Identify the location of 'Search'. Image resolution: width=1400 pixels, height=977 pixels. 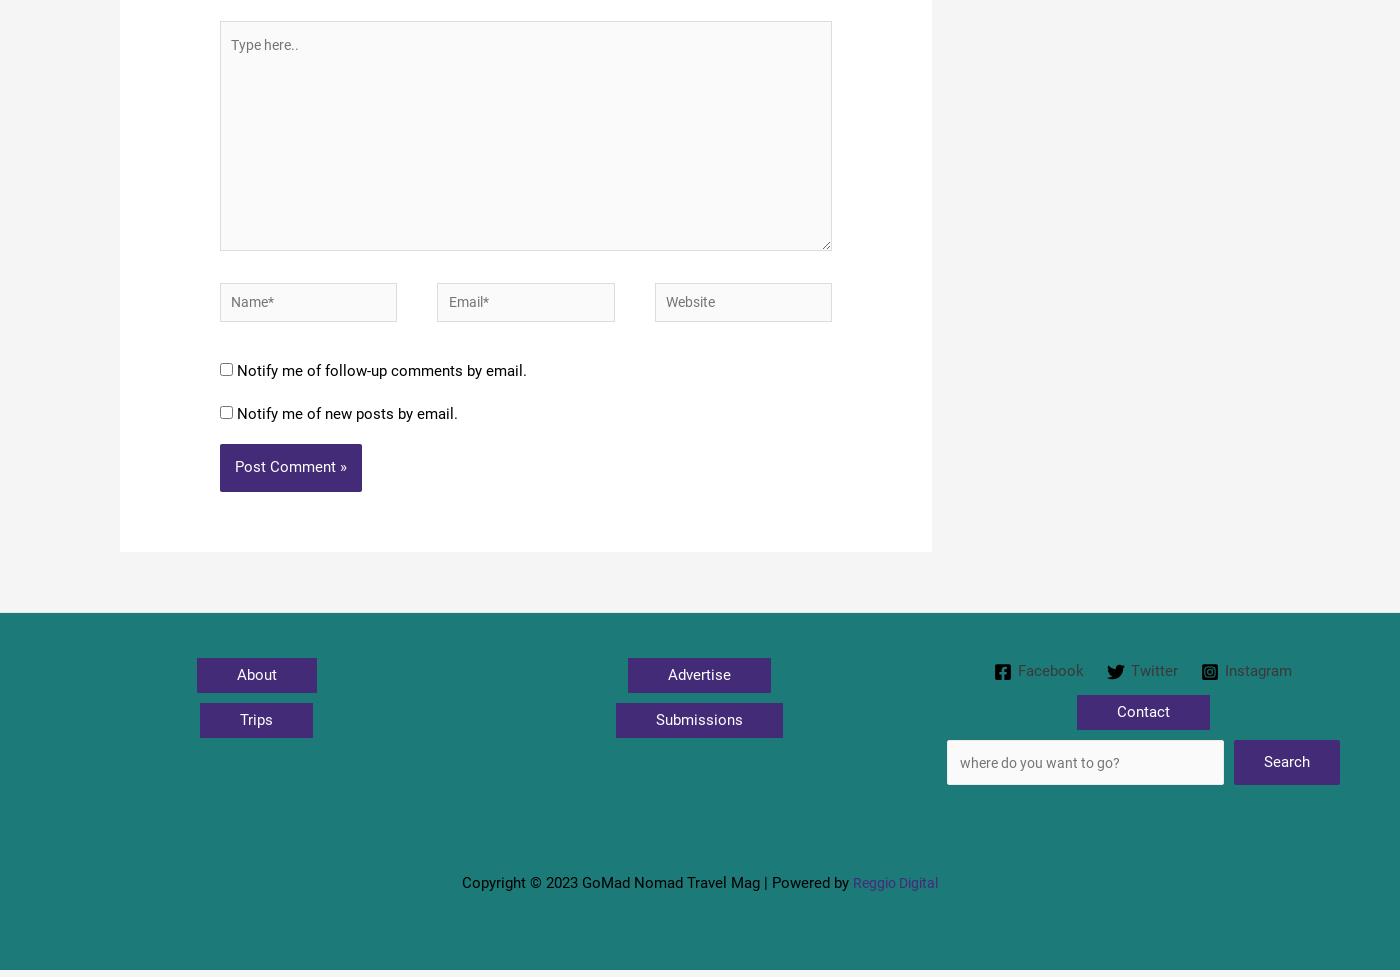
(1264, 781).